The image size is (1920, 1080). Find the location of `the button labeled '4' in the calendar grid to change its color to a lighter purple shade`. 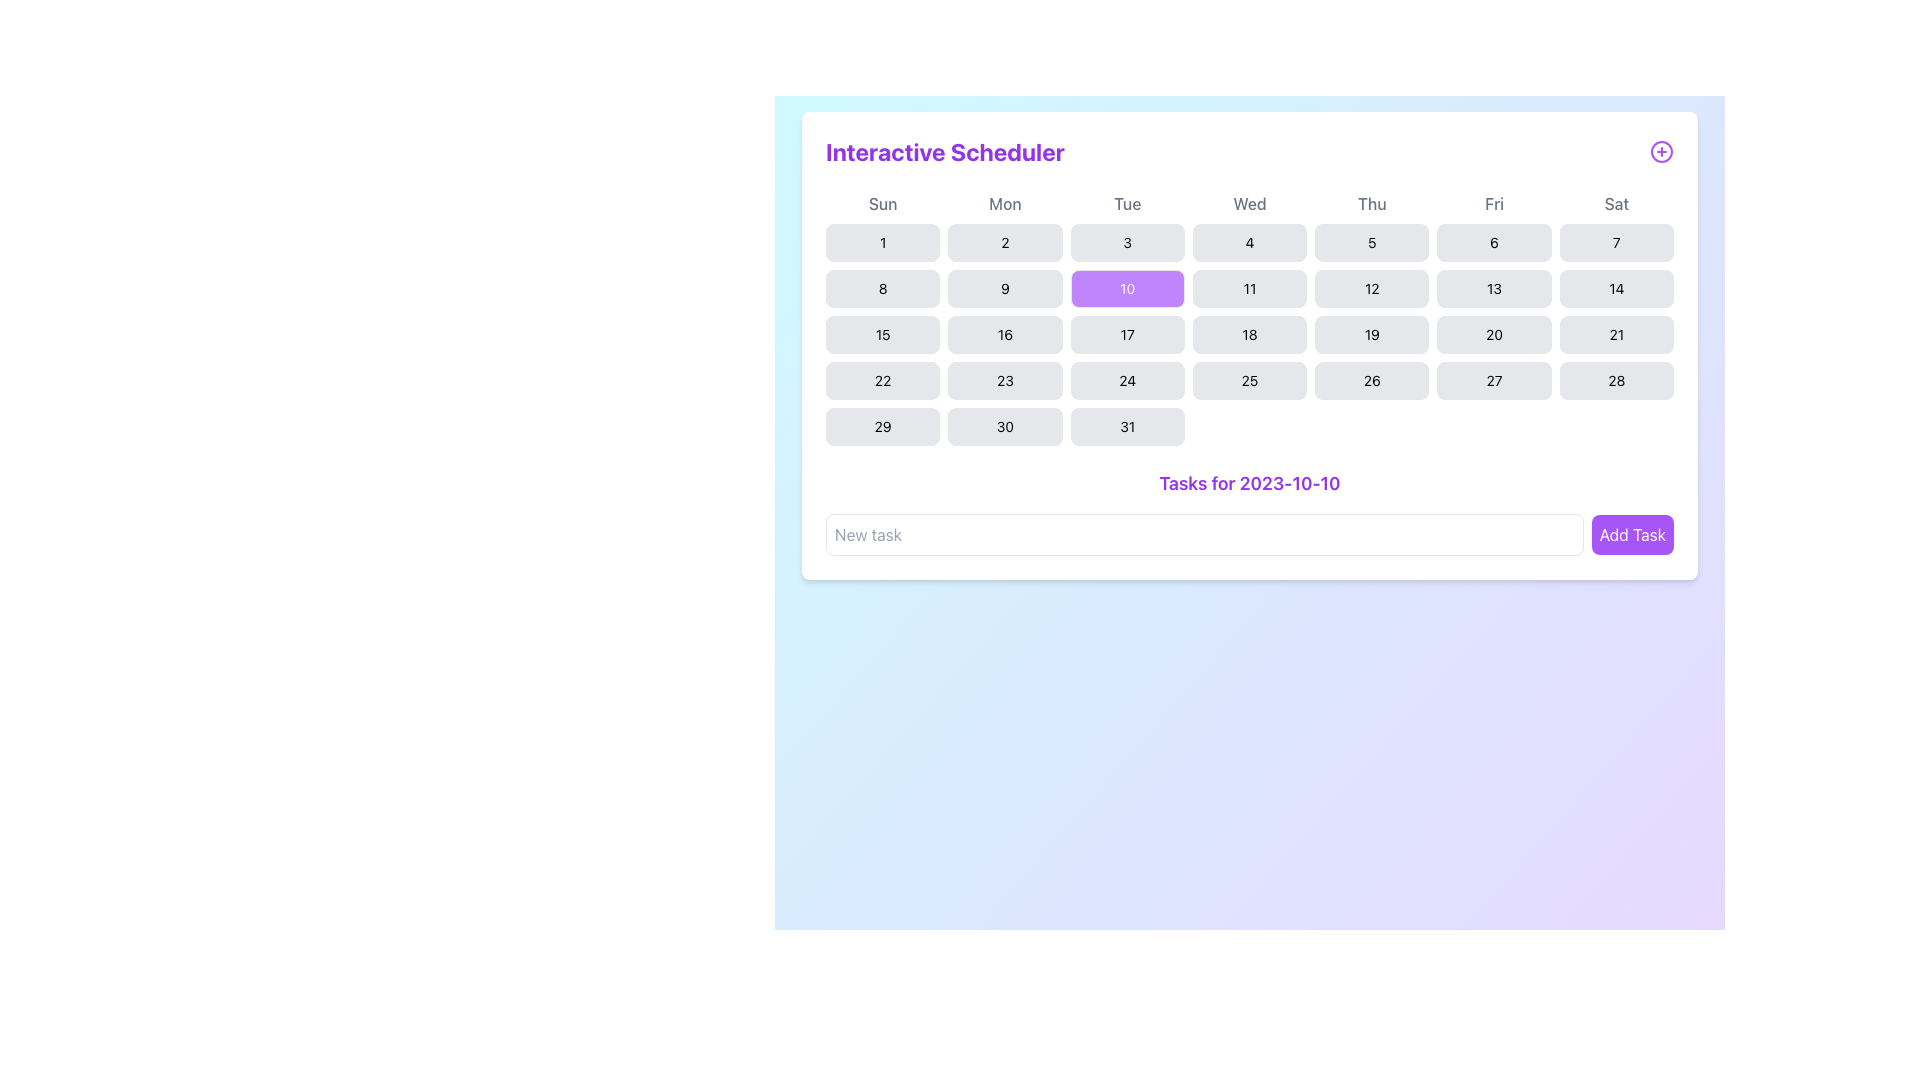

the button labeled '4' in the calendar grid to change its color to a lighter purple shade is located at coordinates (1248, 242).